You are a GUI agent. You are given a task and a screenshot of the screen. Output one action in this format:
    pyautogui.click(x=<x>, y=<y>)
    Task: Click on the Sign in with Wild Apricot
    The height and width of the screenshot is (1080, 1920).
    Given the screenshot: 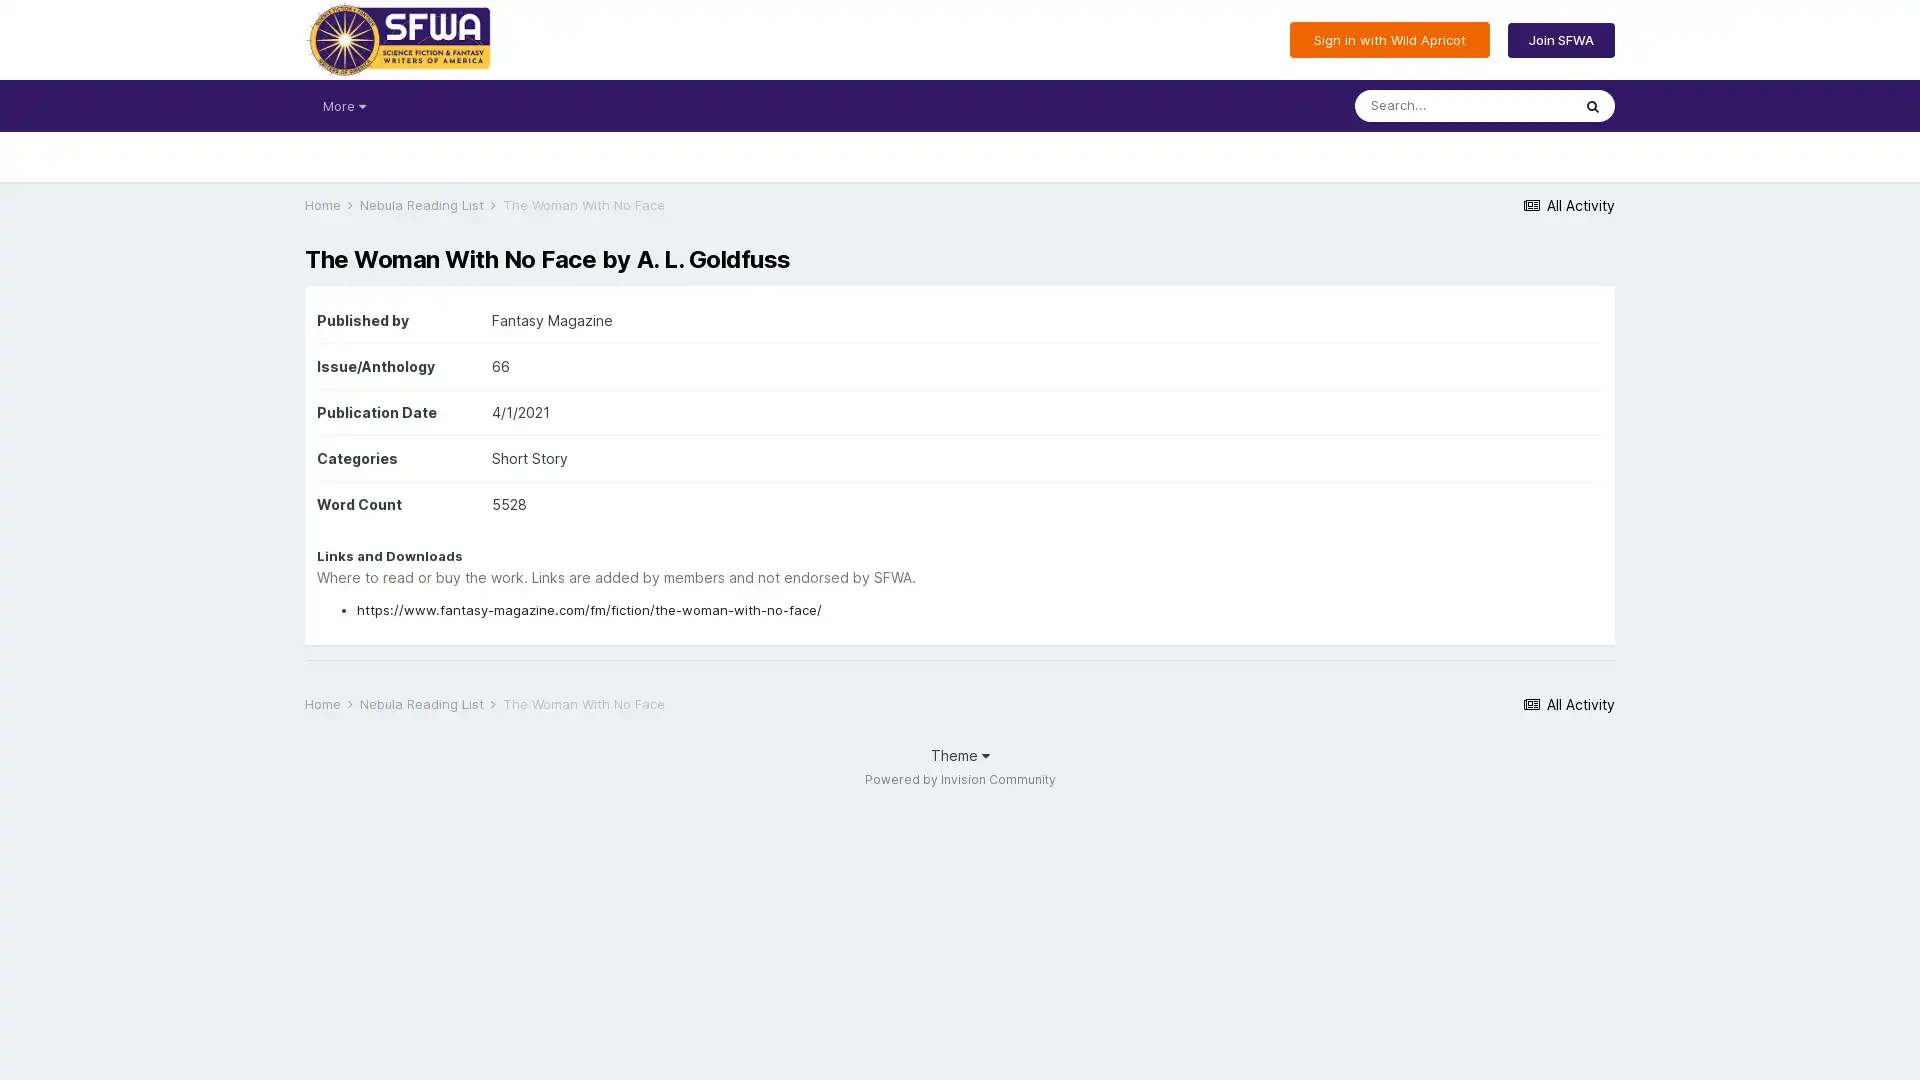 What is the action you would take?
    pyautogui.click(x=1389, y=39)
    